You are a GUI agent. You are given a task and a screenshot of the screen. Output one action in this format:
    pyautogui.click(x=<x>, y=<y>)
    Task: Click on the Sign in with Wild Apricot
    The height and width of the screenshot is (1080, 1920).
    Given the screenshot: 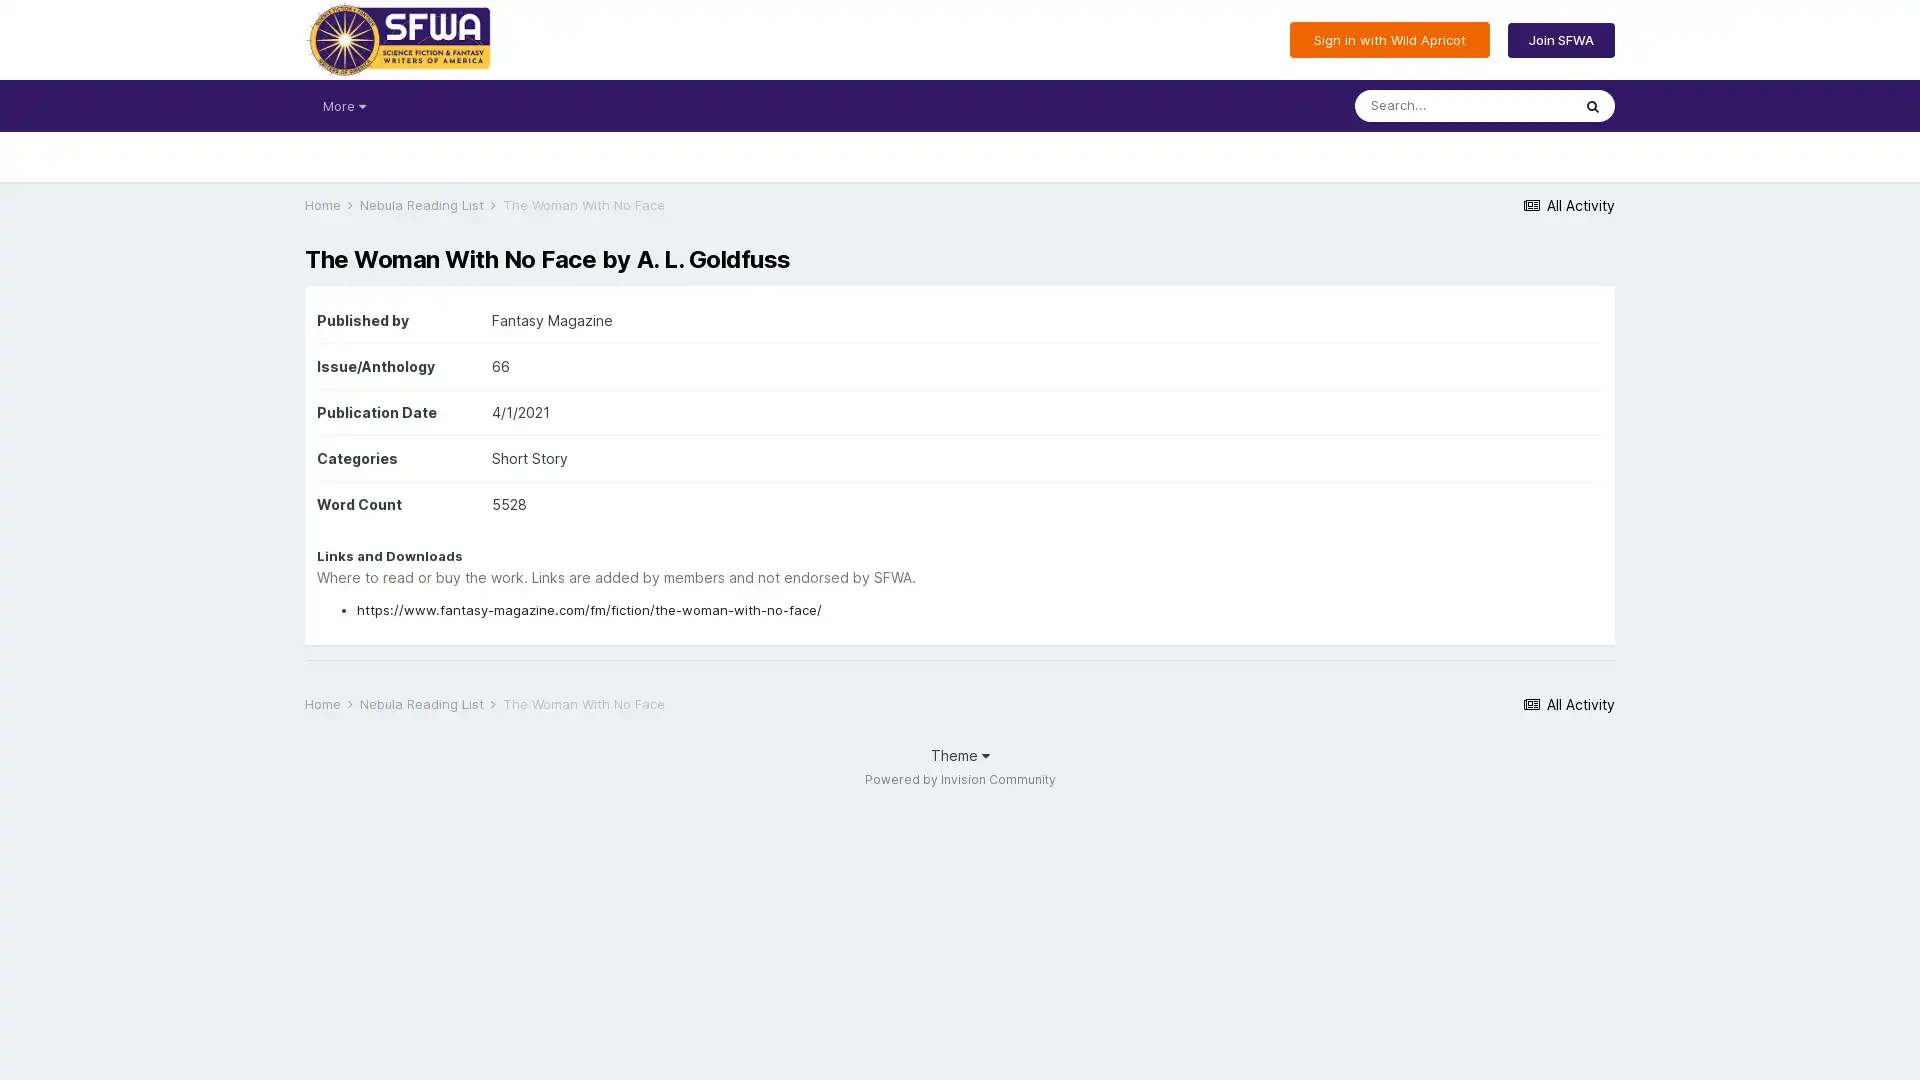 What is the action you would take?
    pyautogui.click(x=1389, y=39)
    